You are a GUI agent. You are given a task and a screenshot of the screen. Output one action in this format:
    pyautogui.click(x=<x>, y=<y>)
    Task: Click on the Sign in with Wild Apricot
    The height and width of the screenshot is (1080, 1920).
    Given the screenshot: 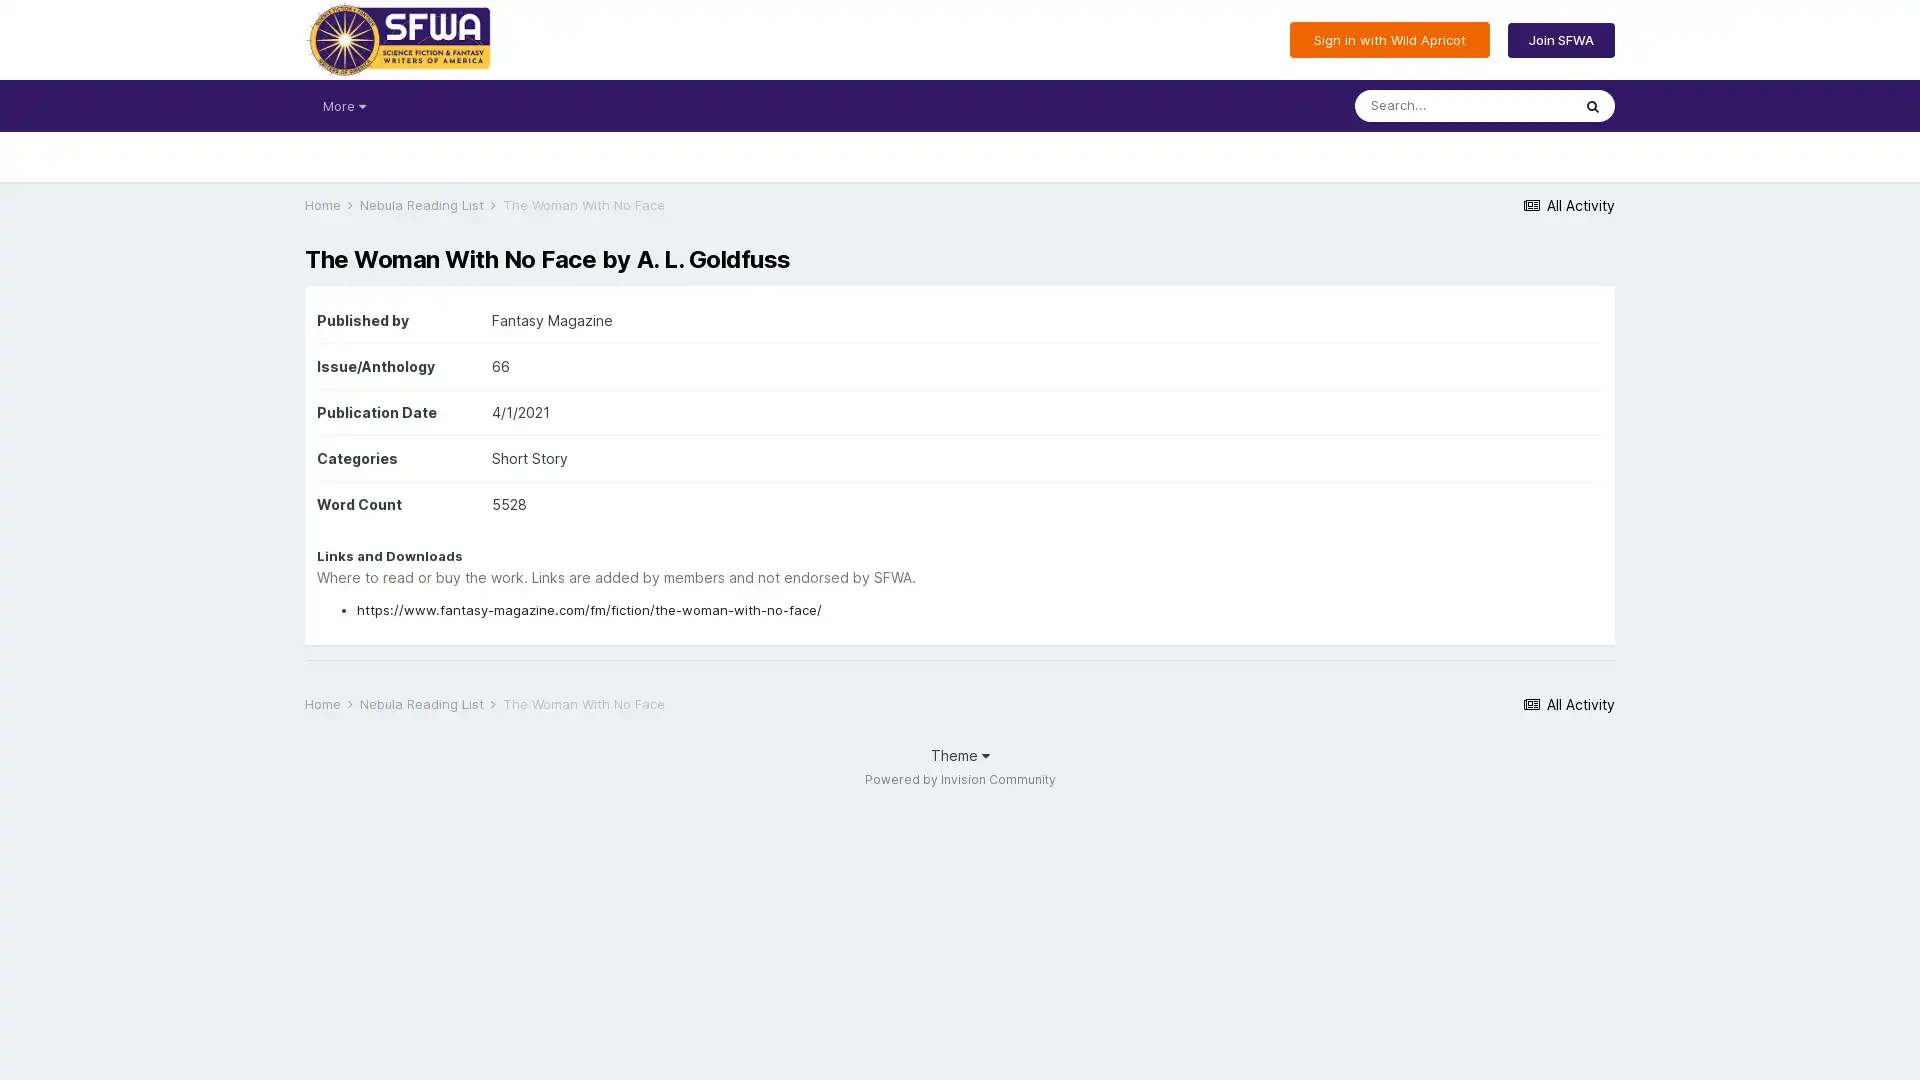 What is the action you would take?
    pyautogui.click(x=1389, y=39)
    